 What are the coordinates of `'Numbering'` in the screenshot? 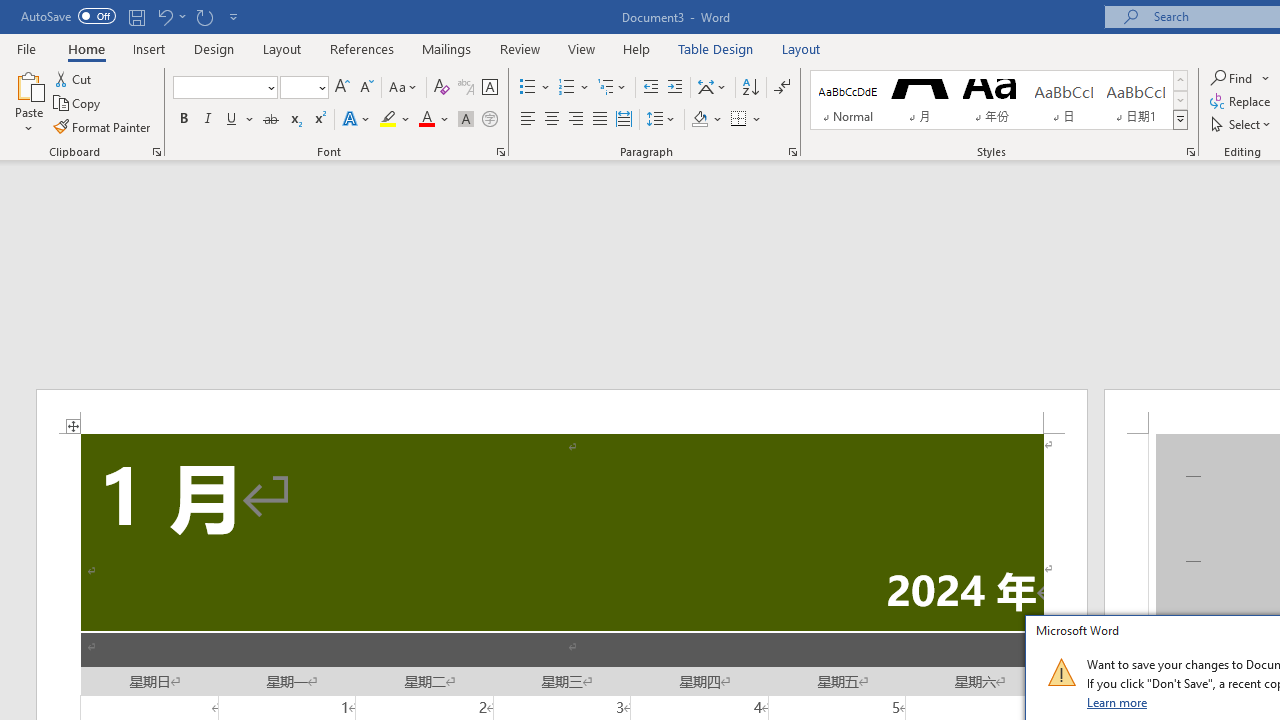 It's located at (573, 86).